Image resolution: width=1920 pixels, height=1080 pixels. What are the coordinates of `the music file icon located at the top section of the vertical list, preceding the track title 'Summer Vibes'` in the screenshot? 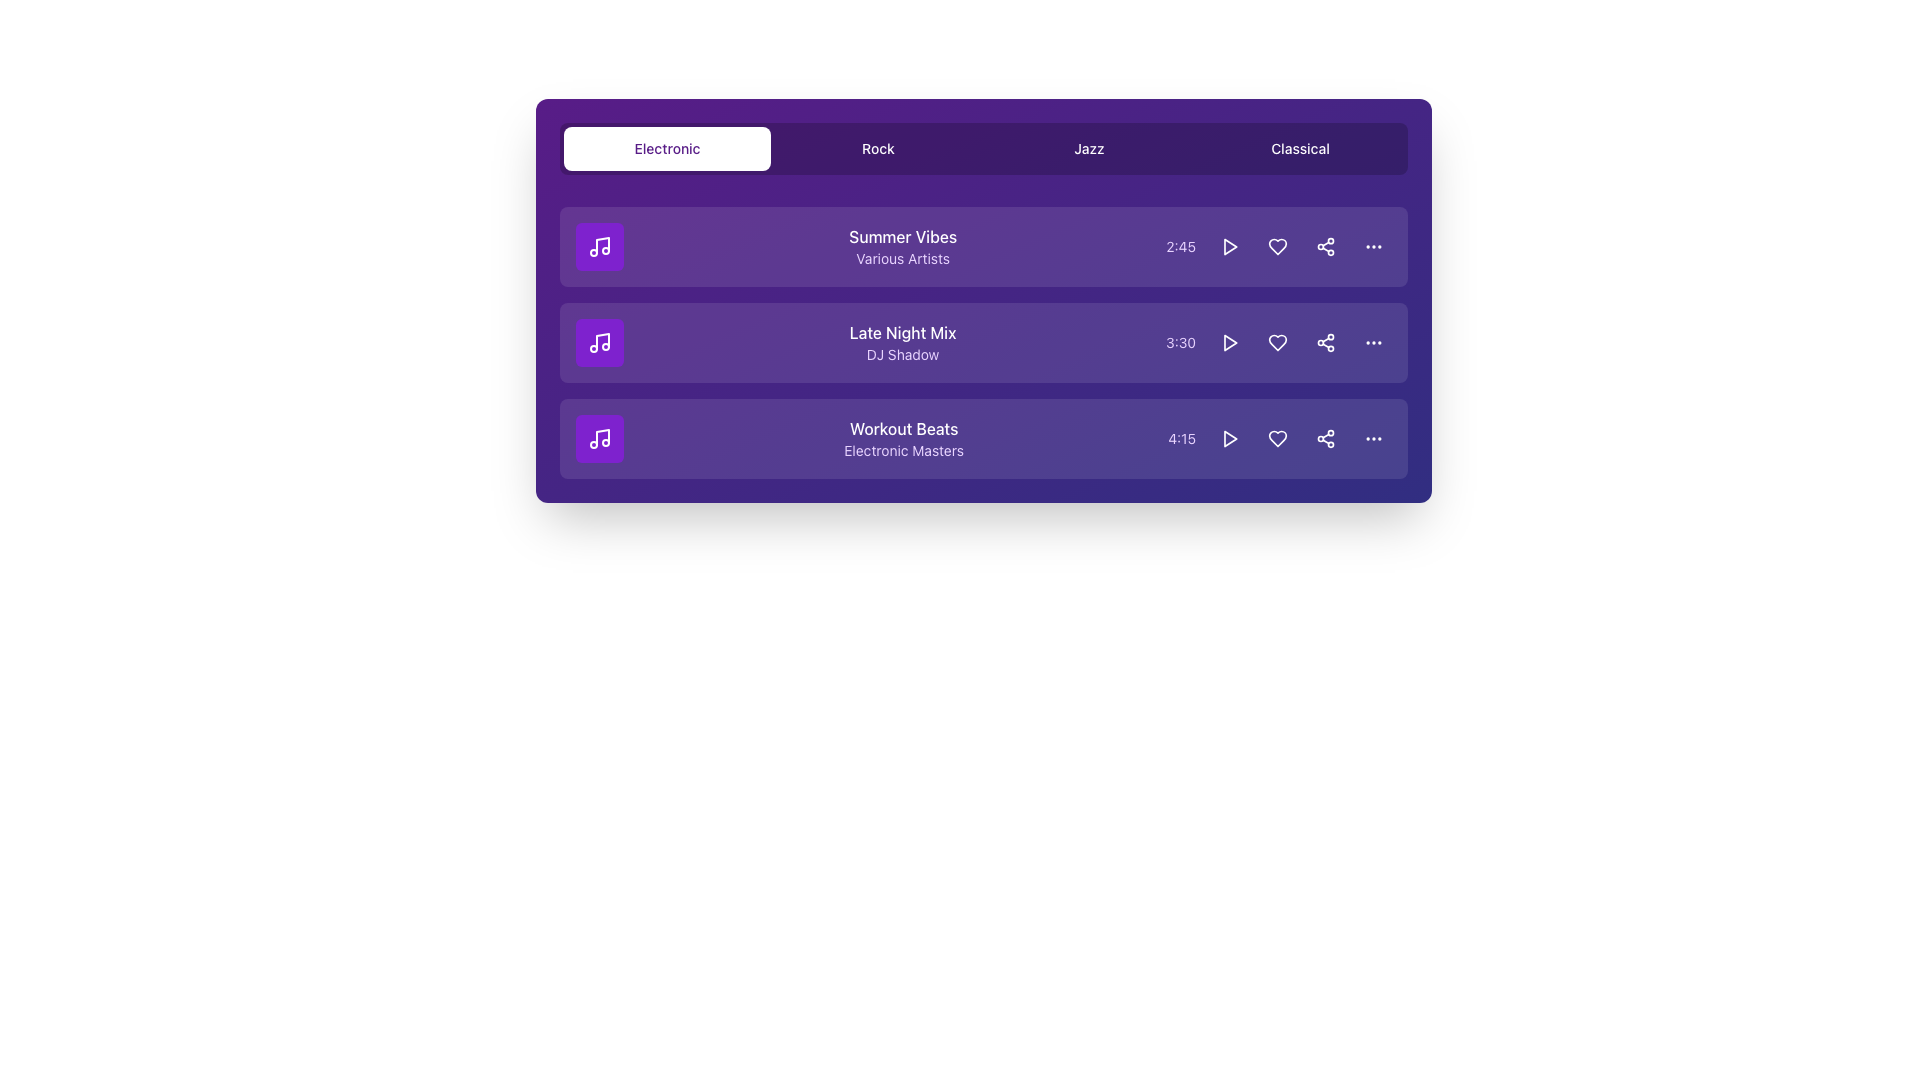 It's located at (599, 245).